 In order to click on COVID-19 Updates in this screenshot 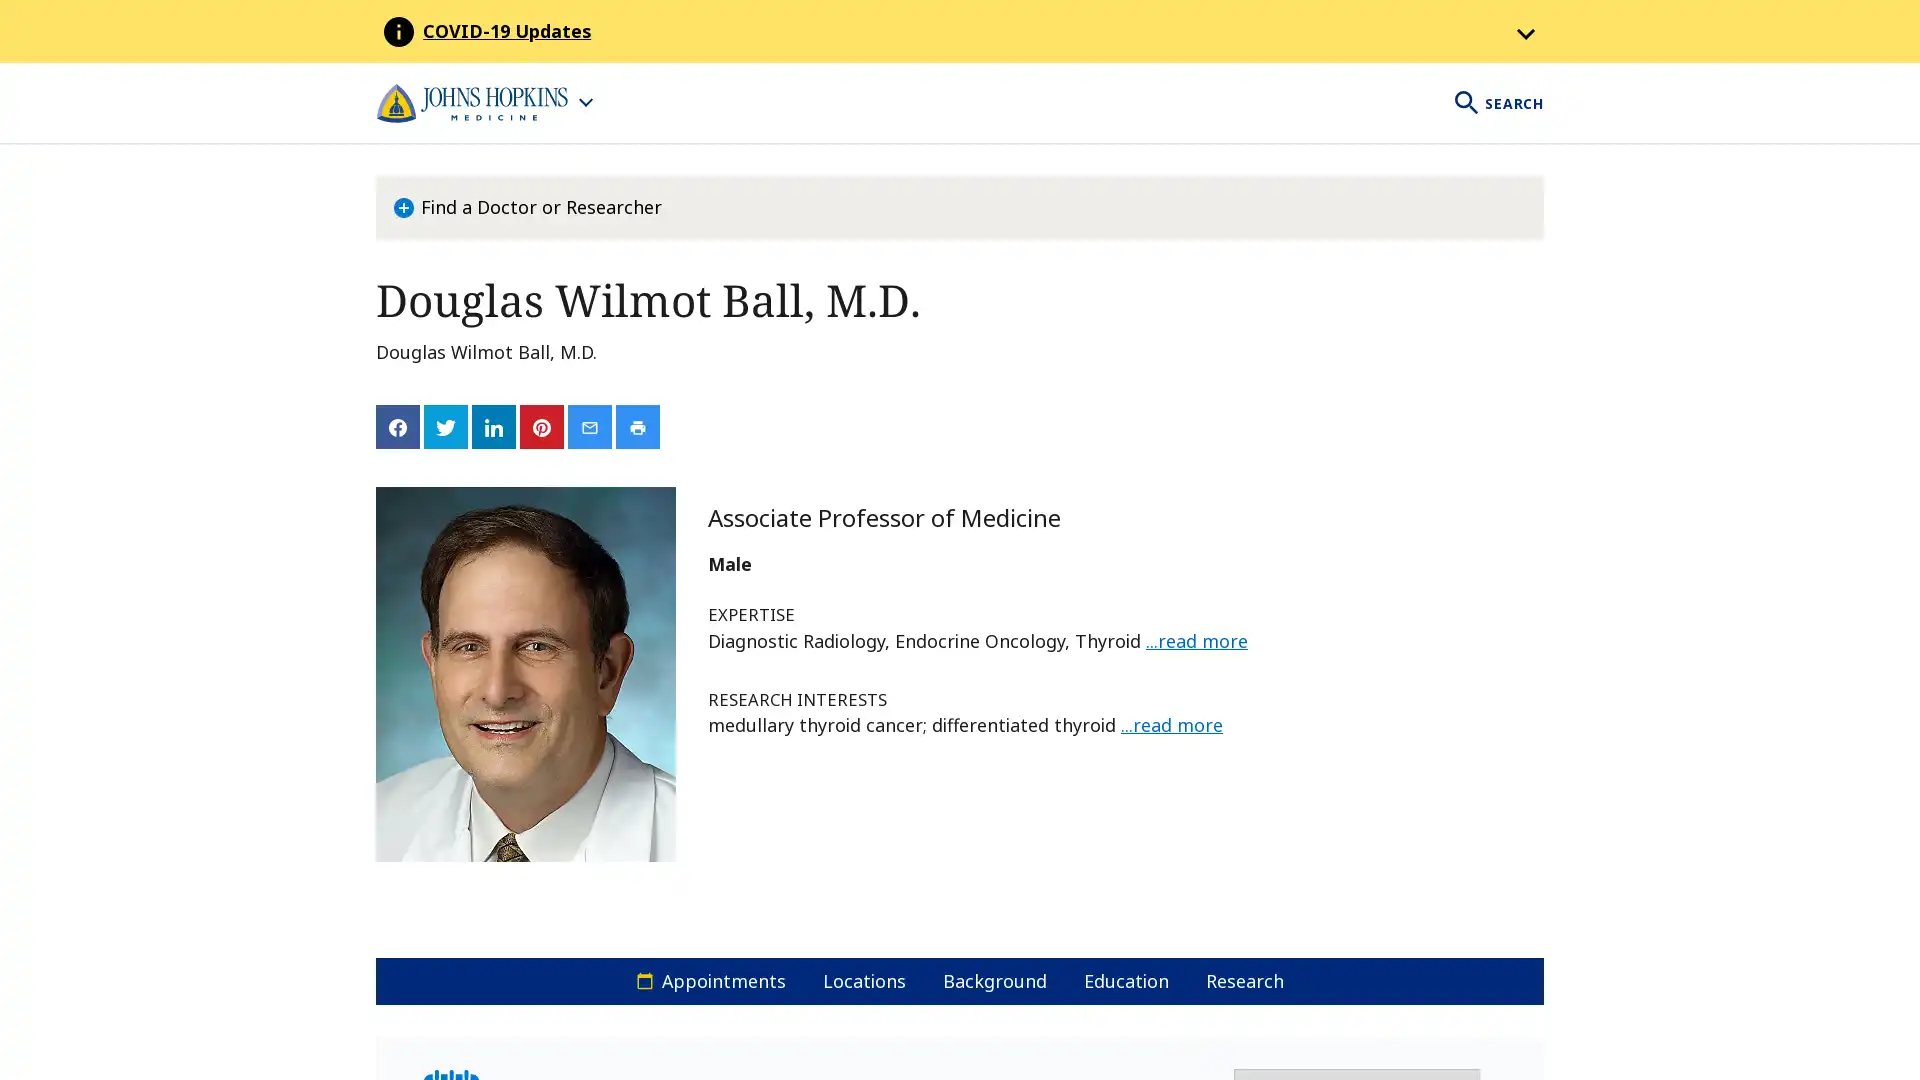, I will do `click(983, 31)`.